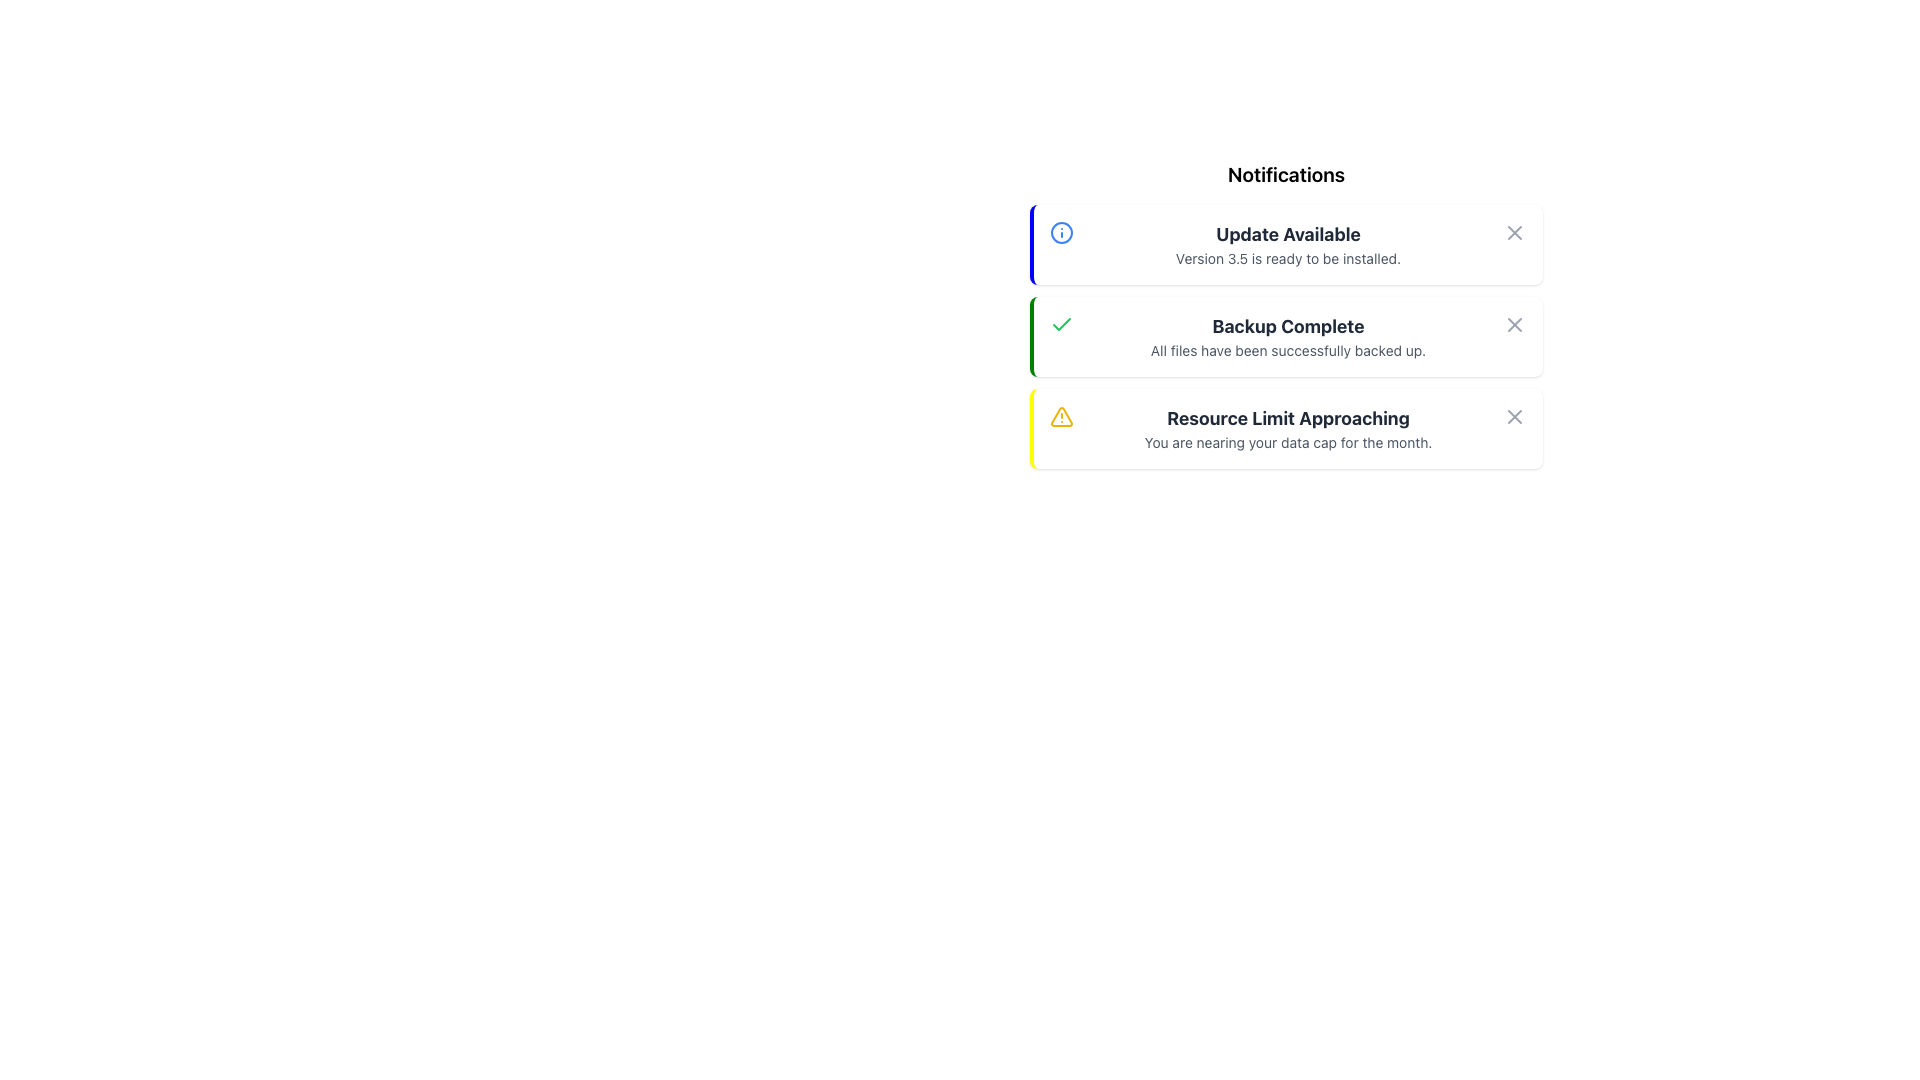 This screenshot has width=1920, height=1080. Describe the element at coordinates (1060, 323) in the screenshot. I see `the checkmark icon indicating 'Backup Complete' status located in the second notification row to the left of the text content` at that location.